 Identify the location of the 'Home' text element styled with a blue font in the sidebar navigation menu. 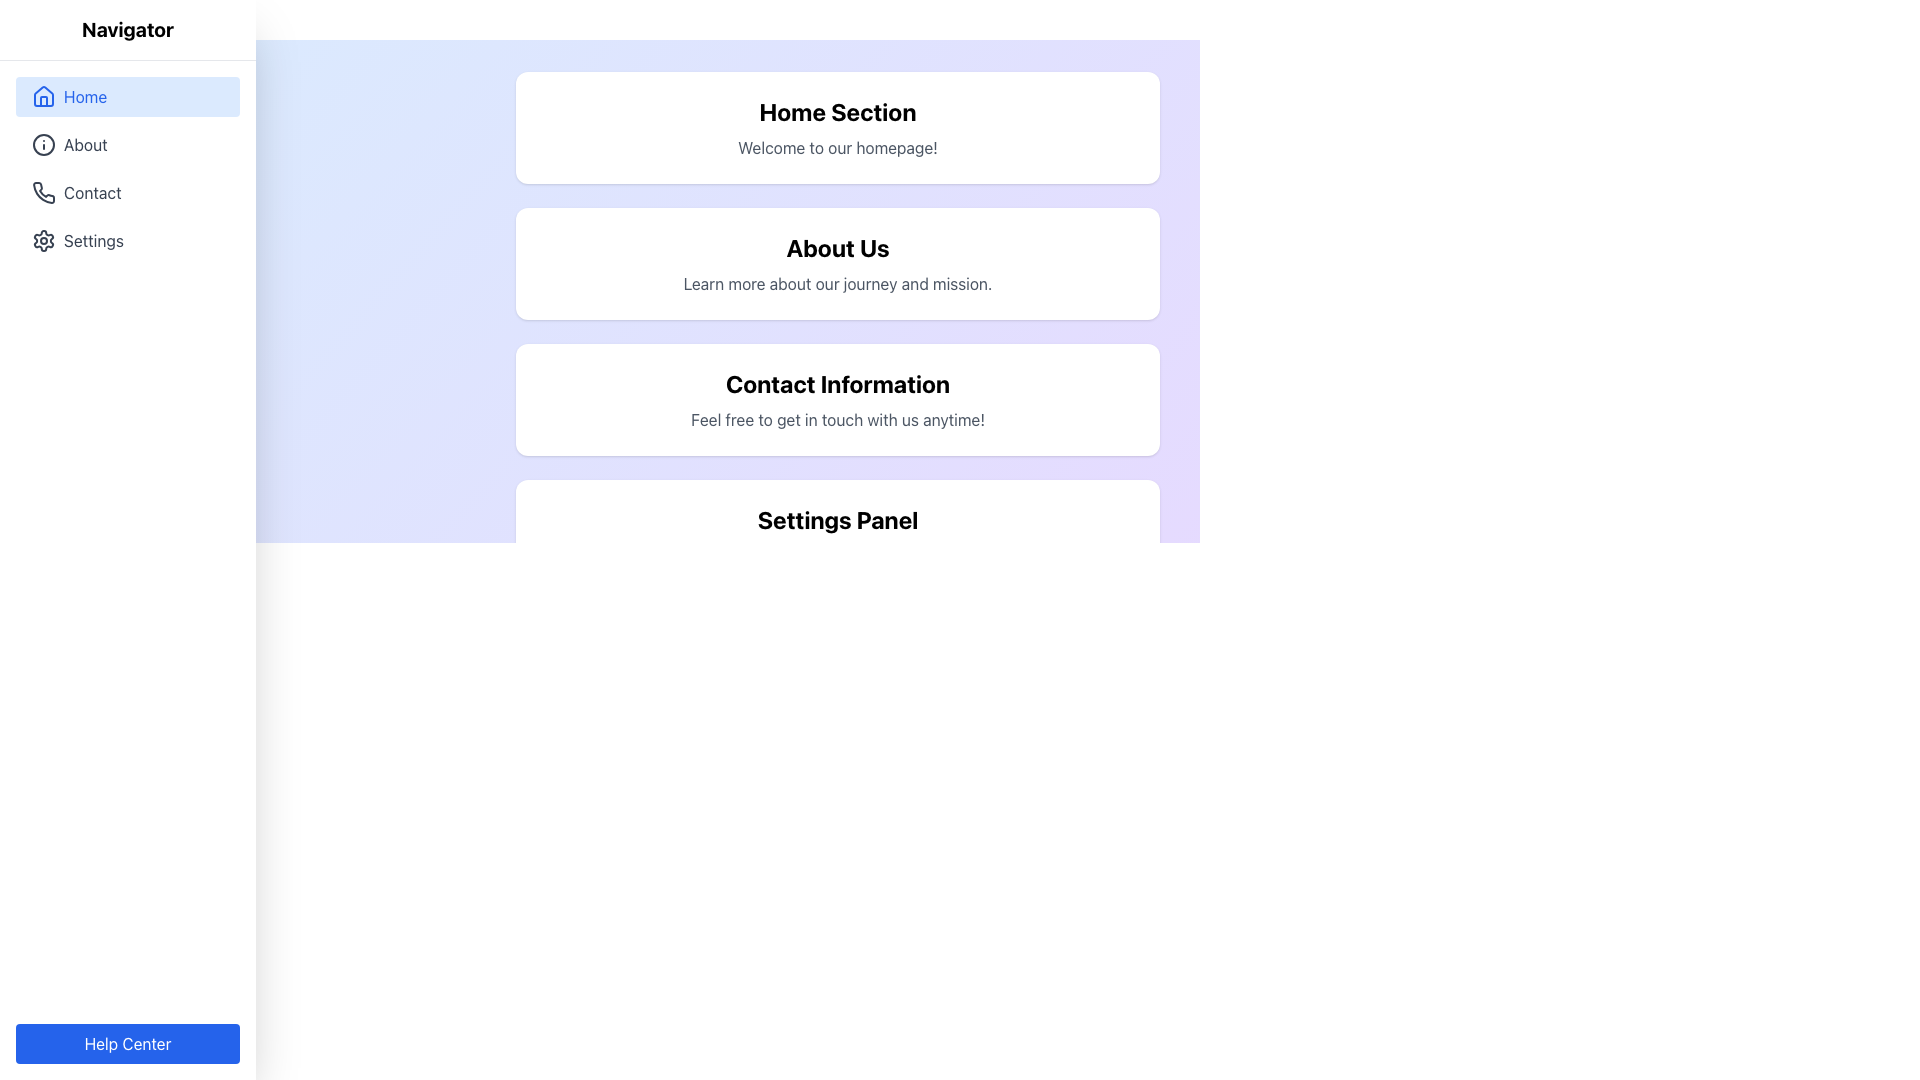
(84, 96).